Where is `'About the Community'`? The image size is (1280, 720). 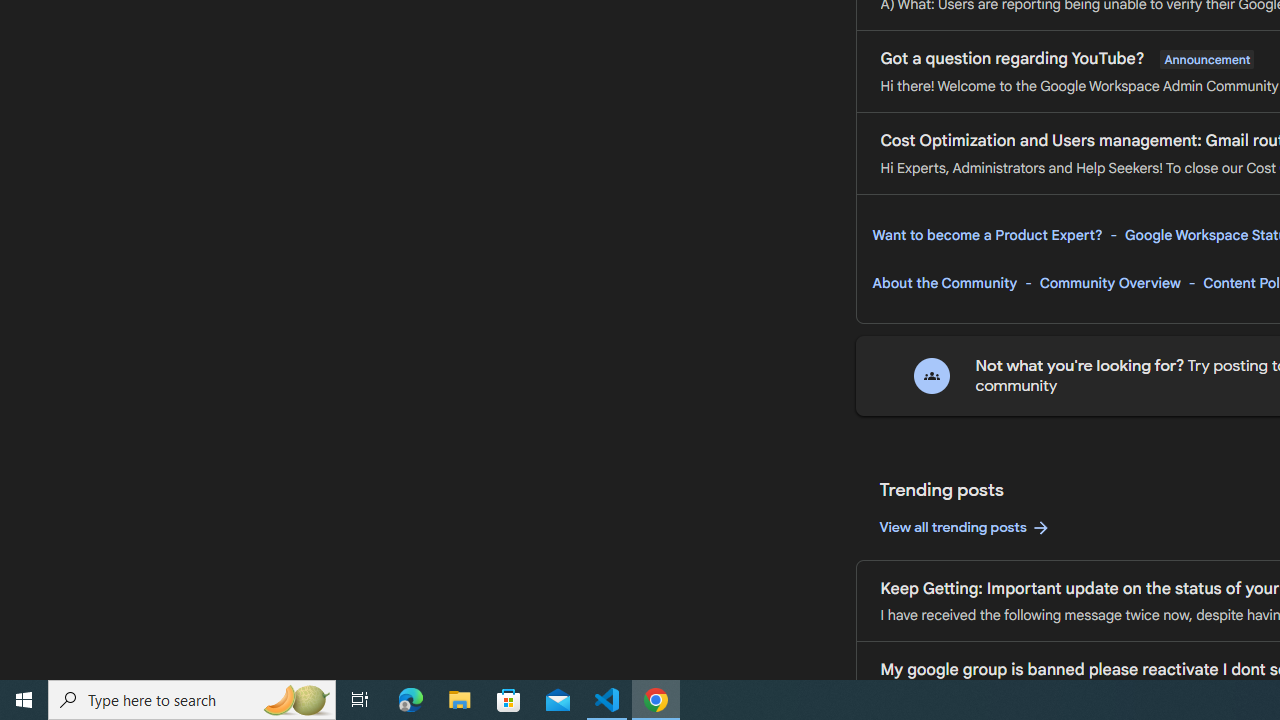 'About the Community' is located at coordinates (943, 283).